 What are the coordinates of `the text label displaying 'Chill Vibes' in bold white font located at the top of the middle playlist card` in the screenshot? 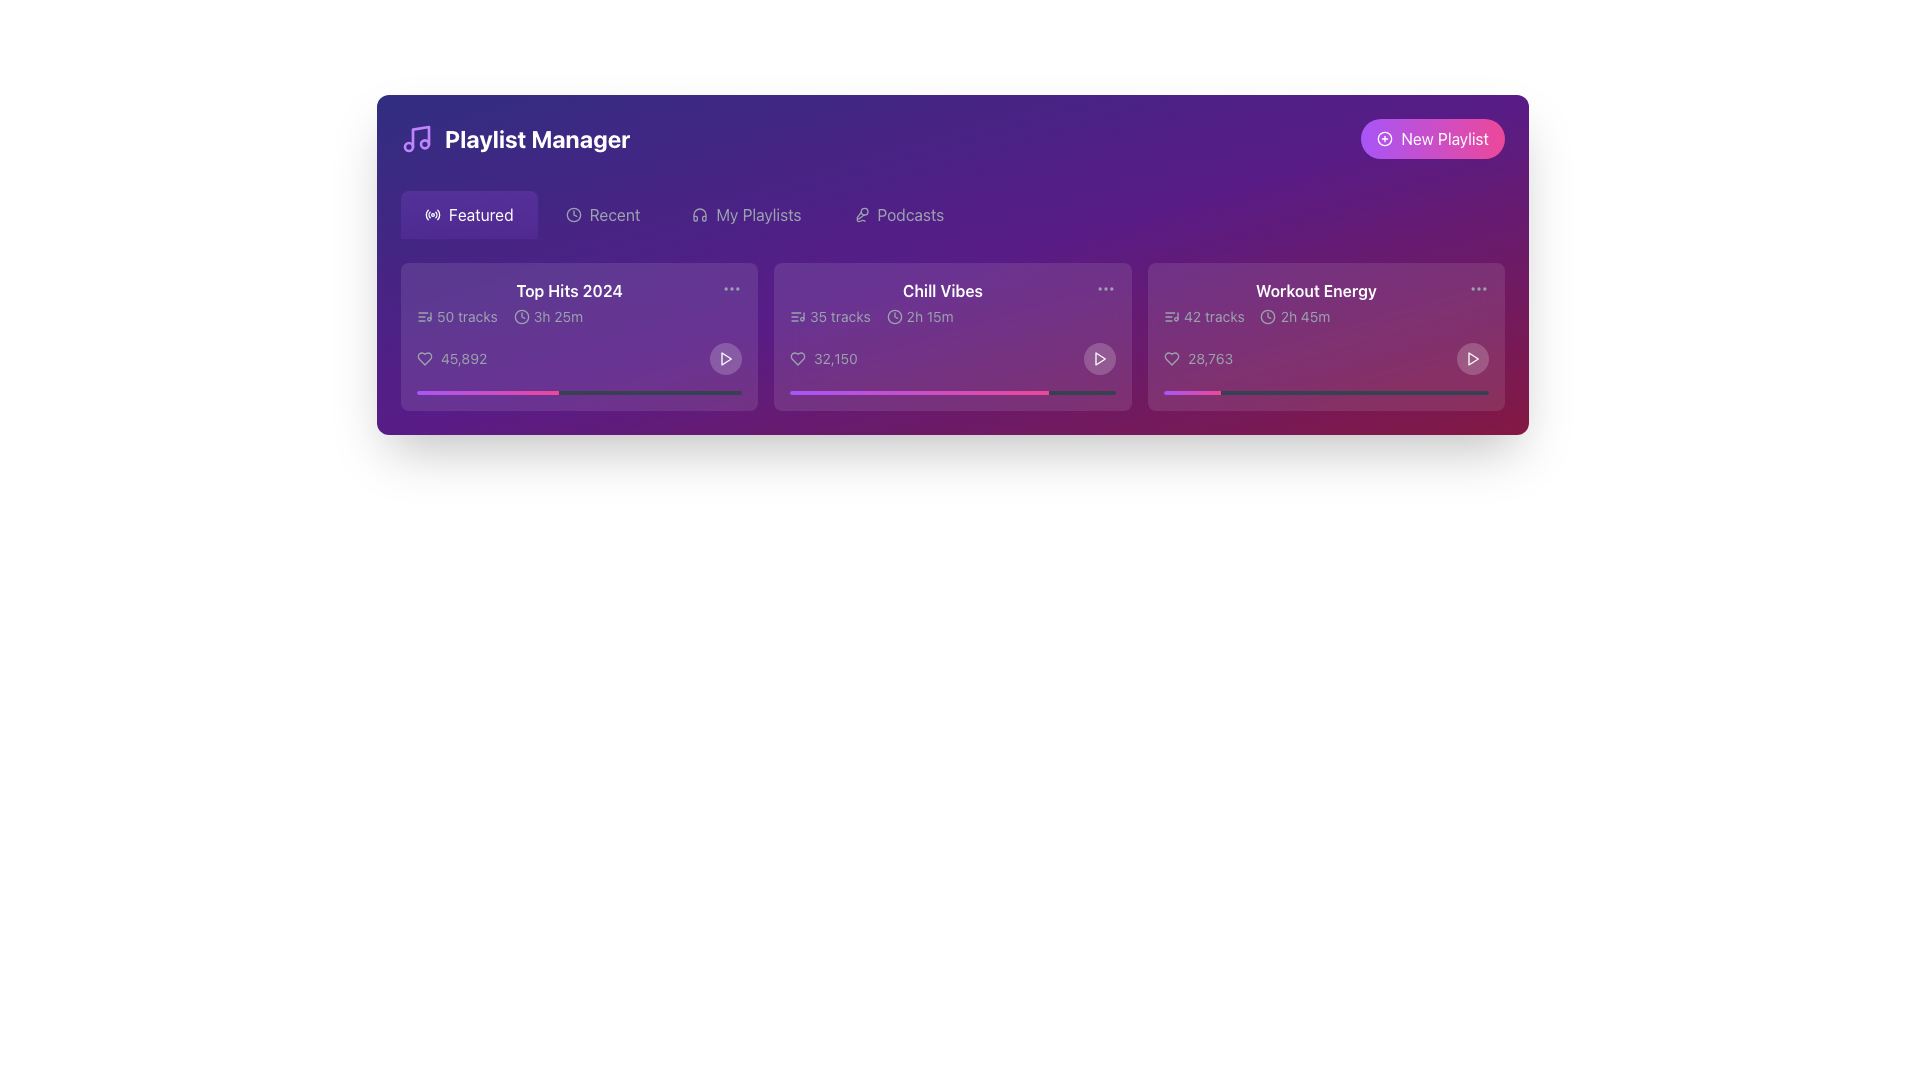 It's located at (941, 290).